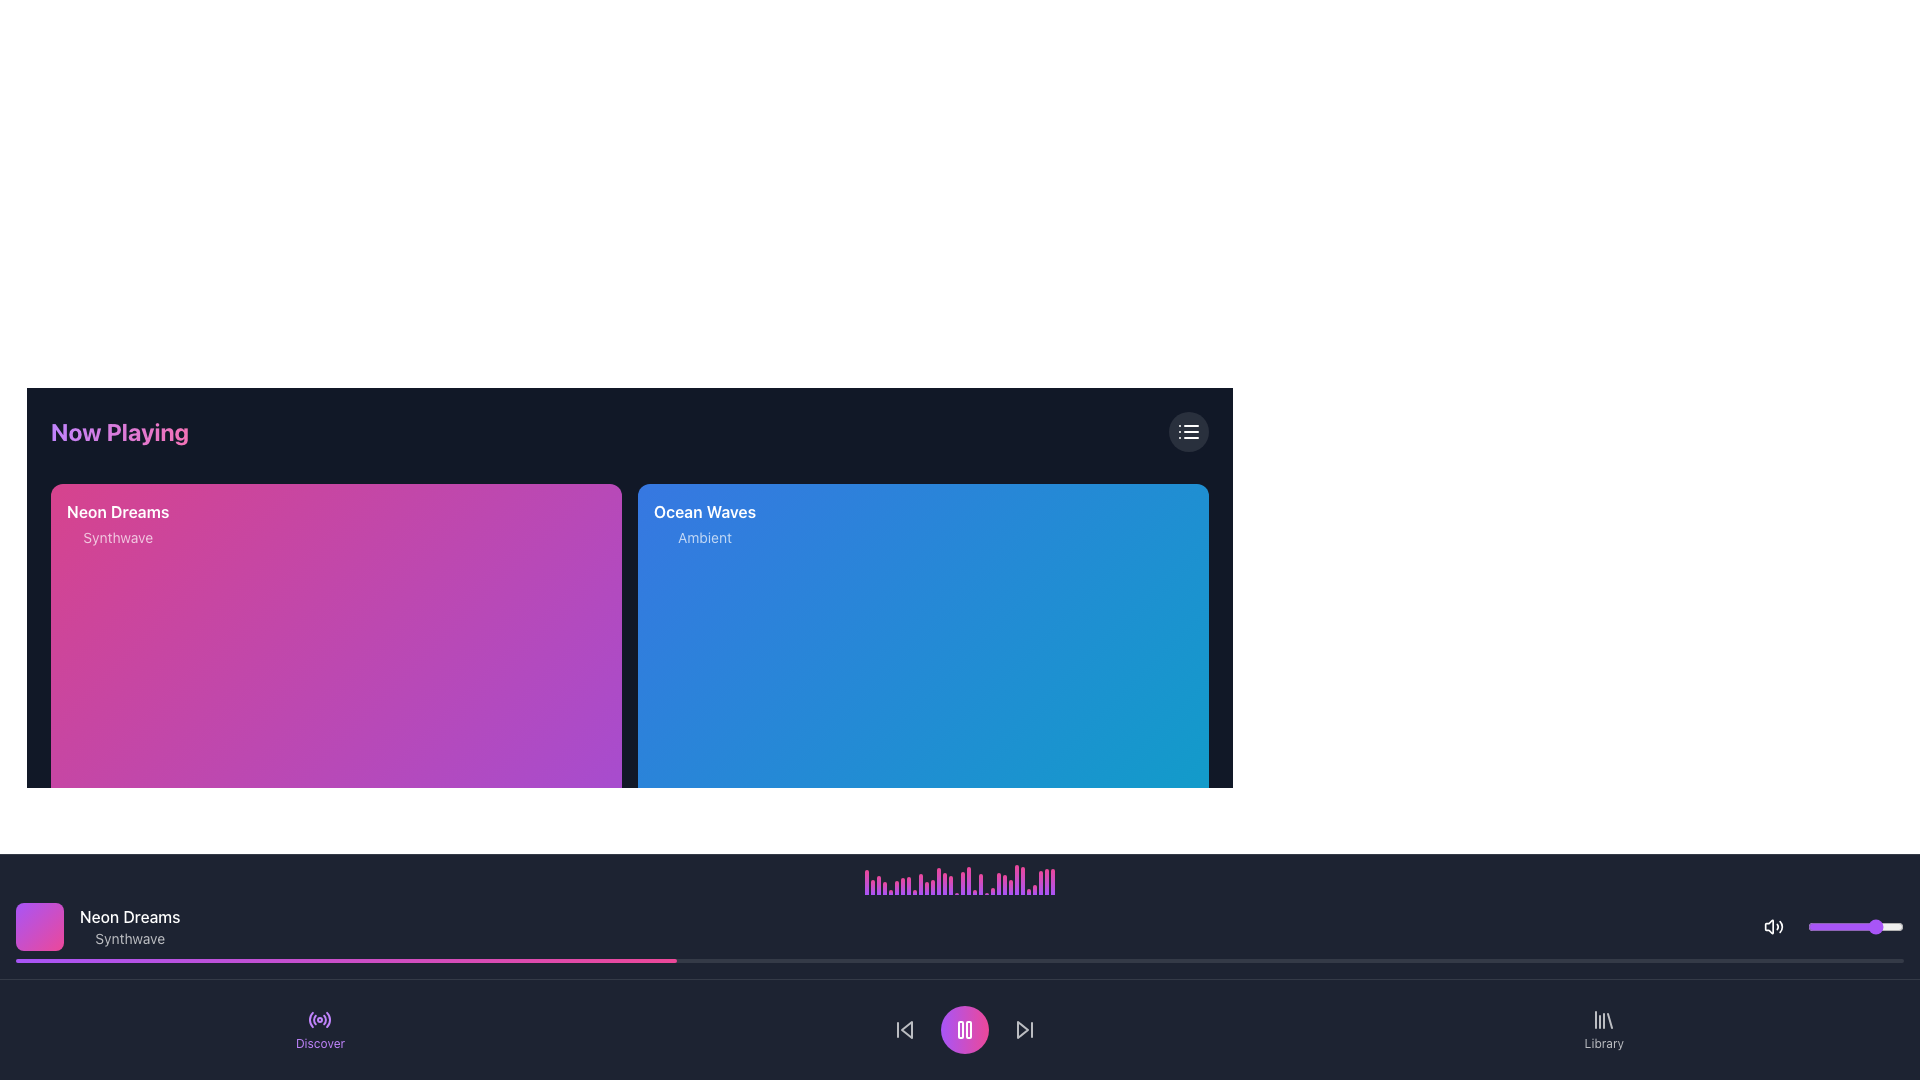 Image resolution: width=1920 pixels, height=1080 pixels. I want to click on the third vertical gradient bar from the left at the bottom of the page, so click(878, 886).